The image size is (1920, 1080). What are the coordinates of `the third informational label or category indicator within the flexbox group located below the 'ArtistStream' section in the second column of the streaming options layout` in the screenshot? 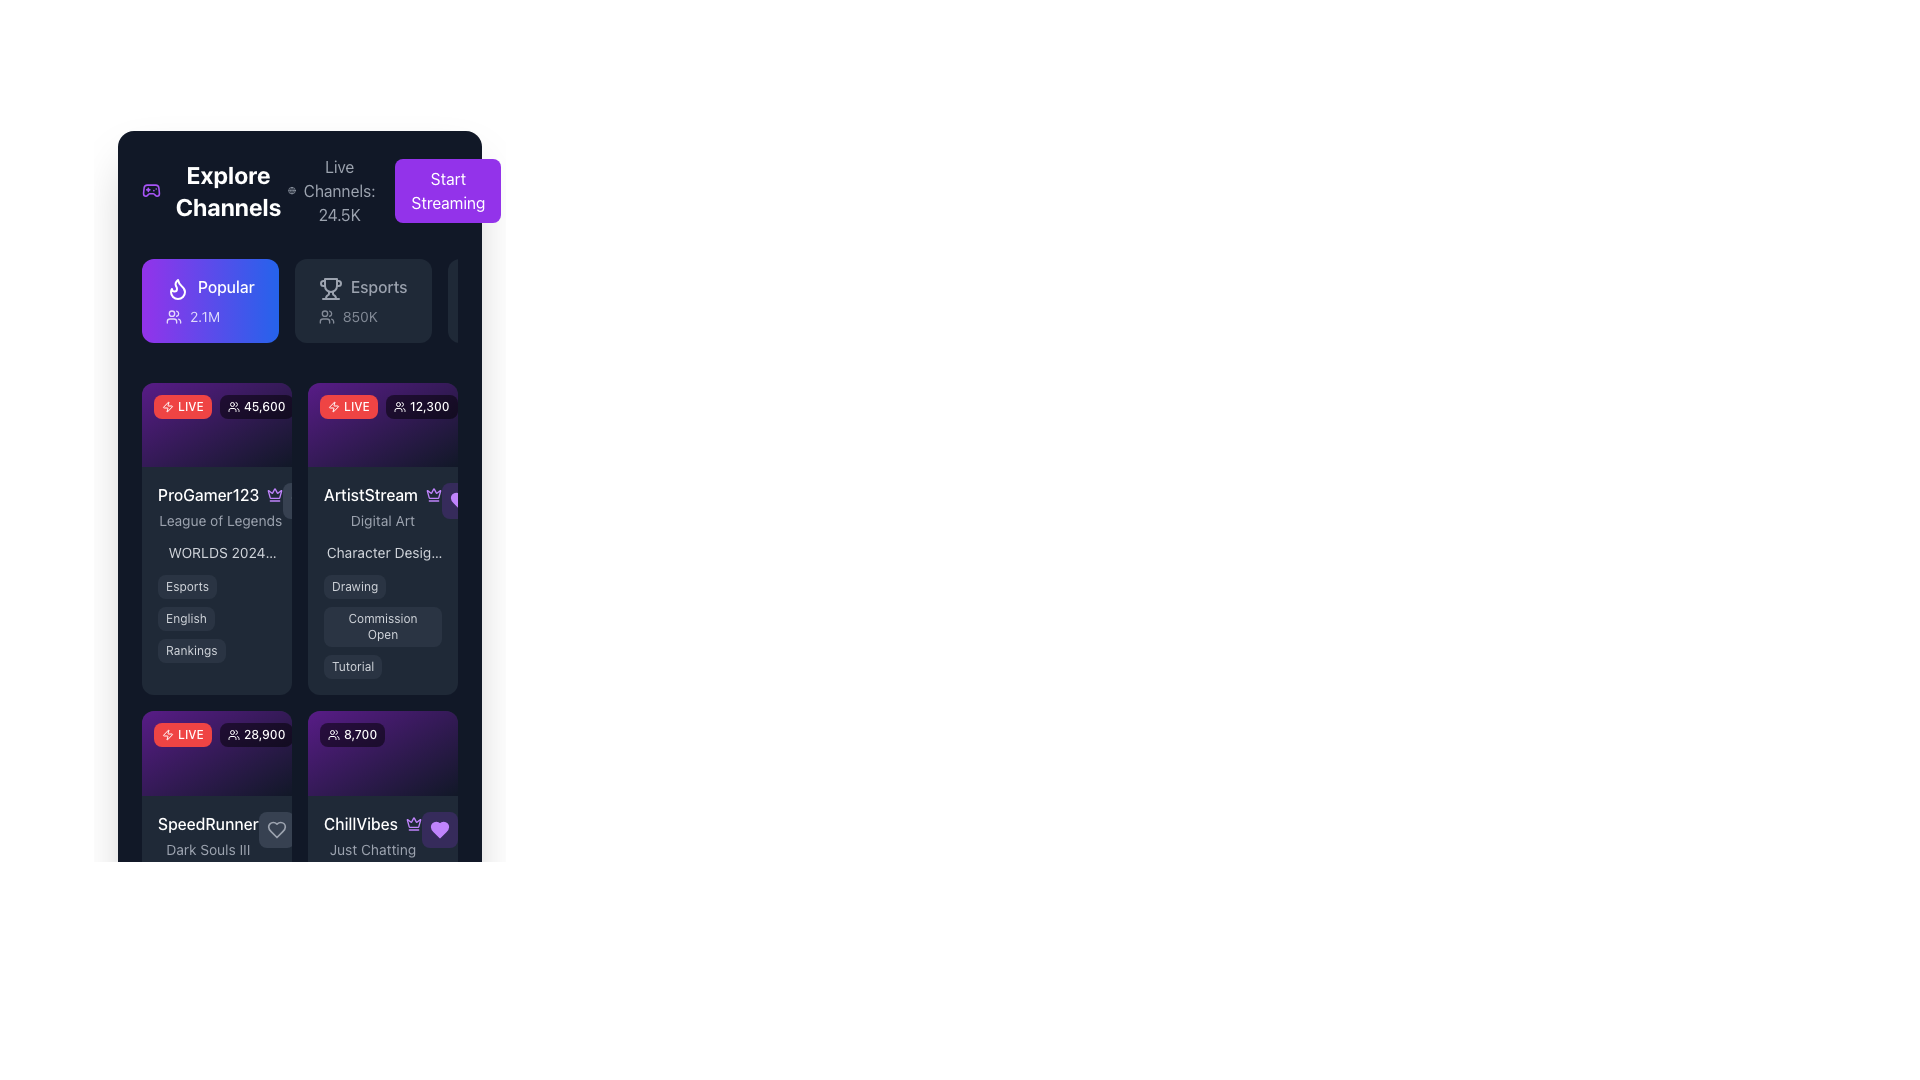 It's located at (353, 667).